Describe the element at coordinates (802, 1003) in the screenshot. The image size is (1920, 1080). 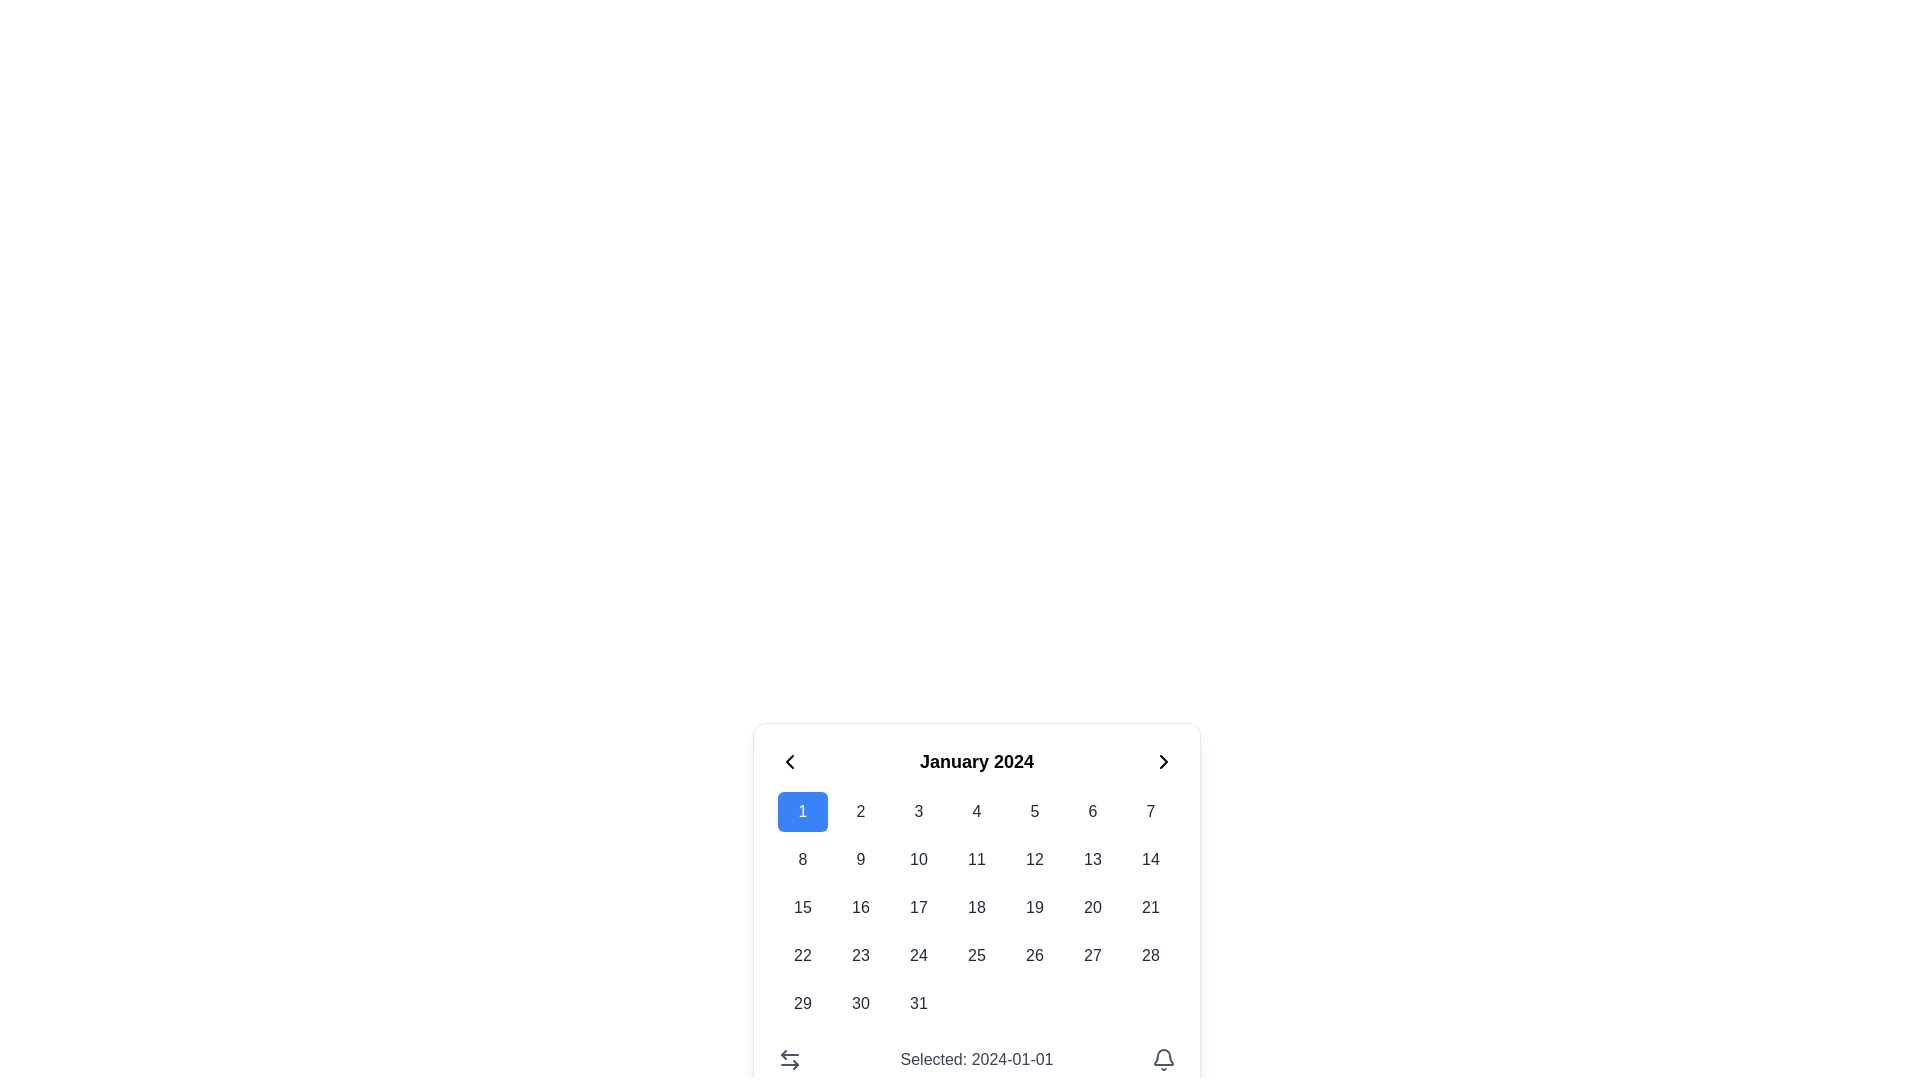
I see `the rectangular button with the number '29' in dark gray text located in the sixth row and first column of the calendar grid` at that location.